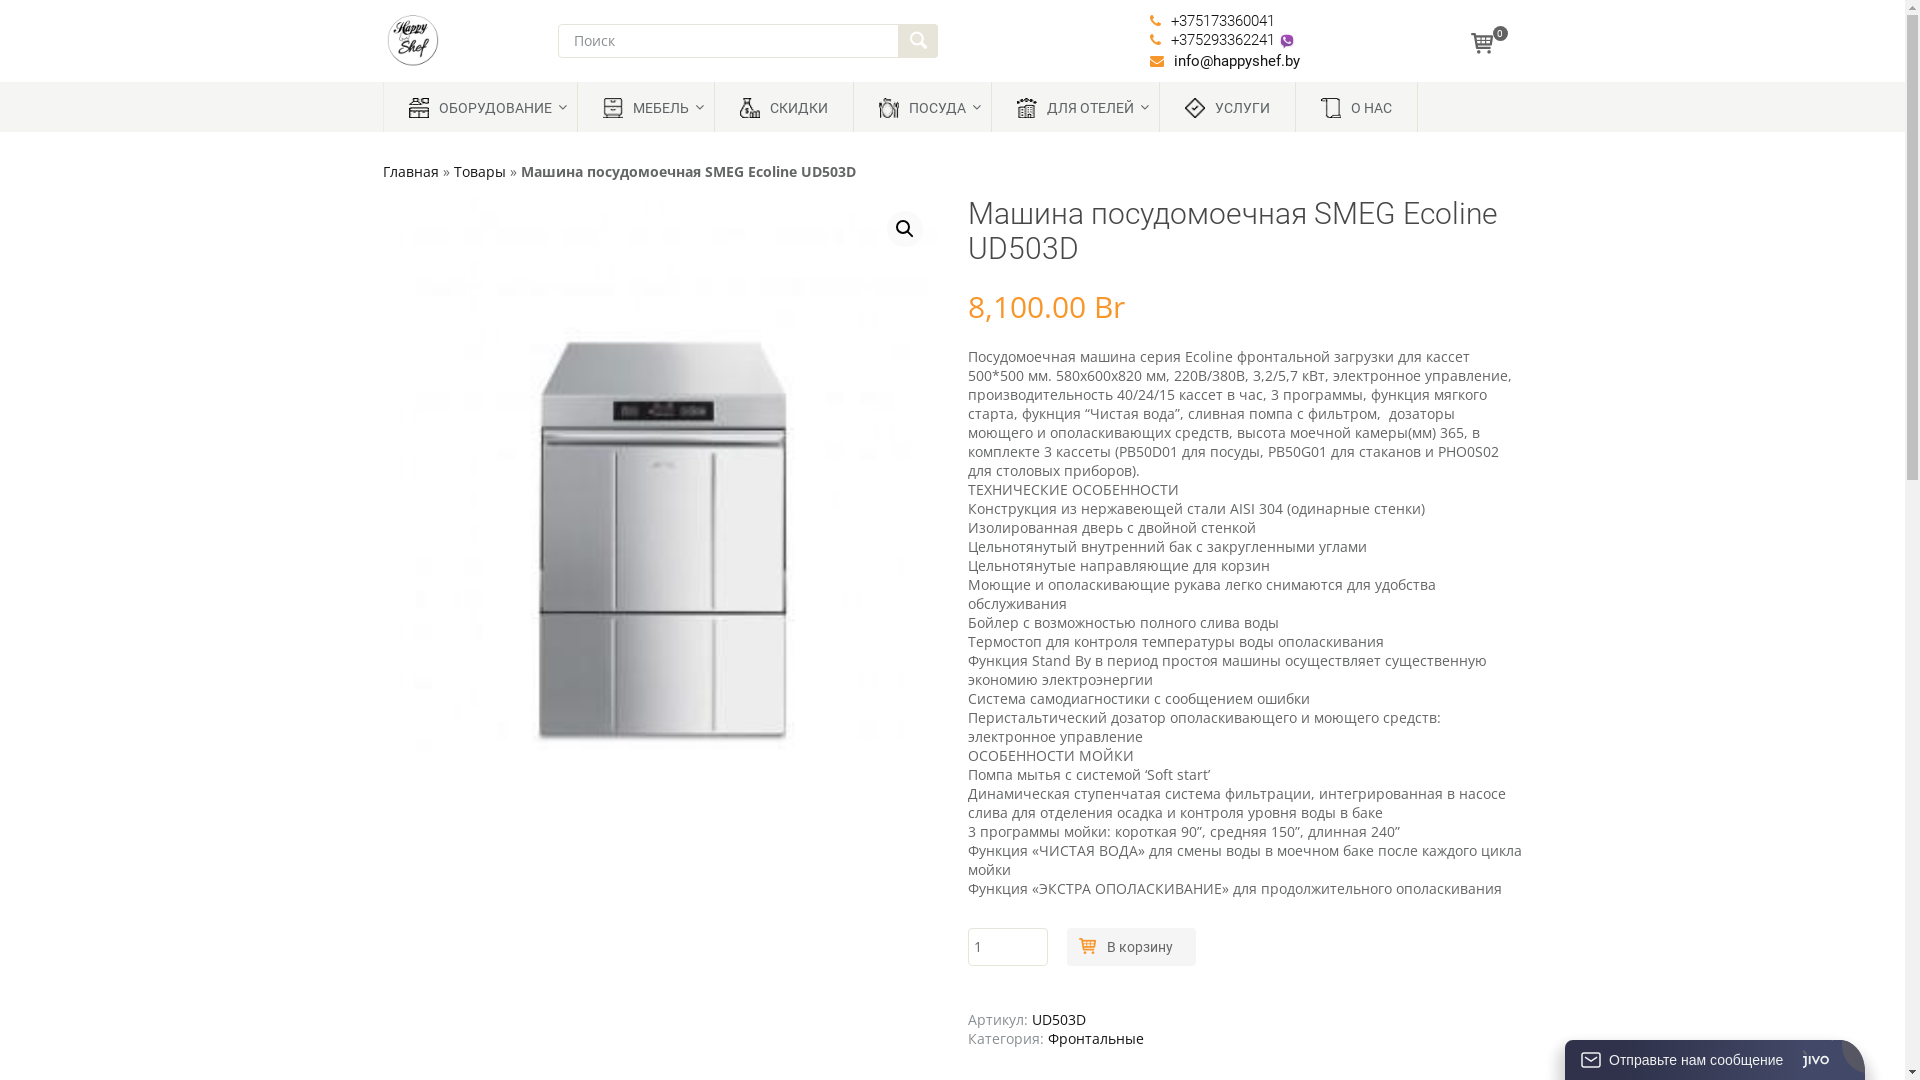 The image size is (1920, 1080). I want to click on '+375173360041', so click(1222, 20).